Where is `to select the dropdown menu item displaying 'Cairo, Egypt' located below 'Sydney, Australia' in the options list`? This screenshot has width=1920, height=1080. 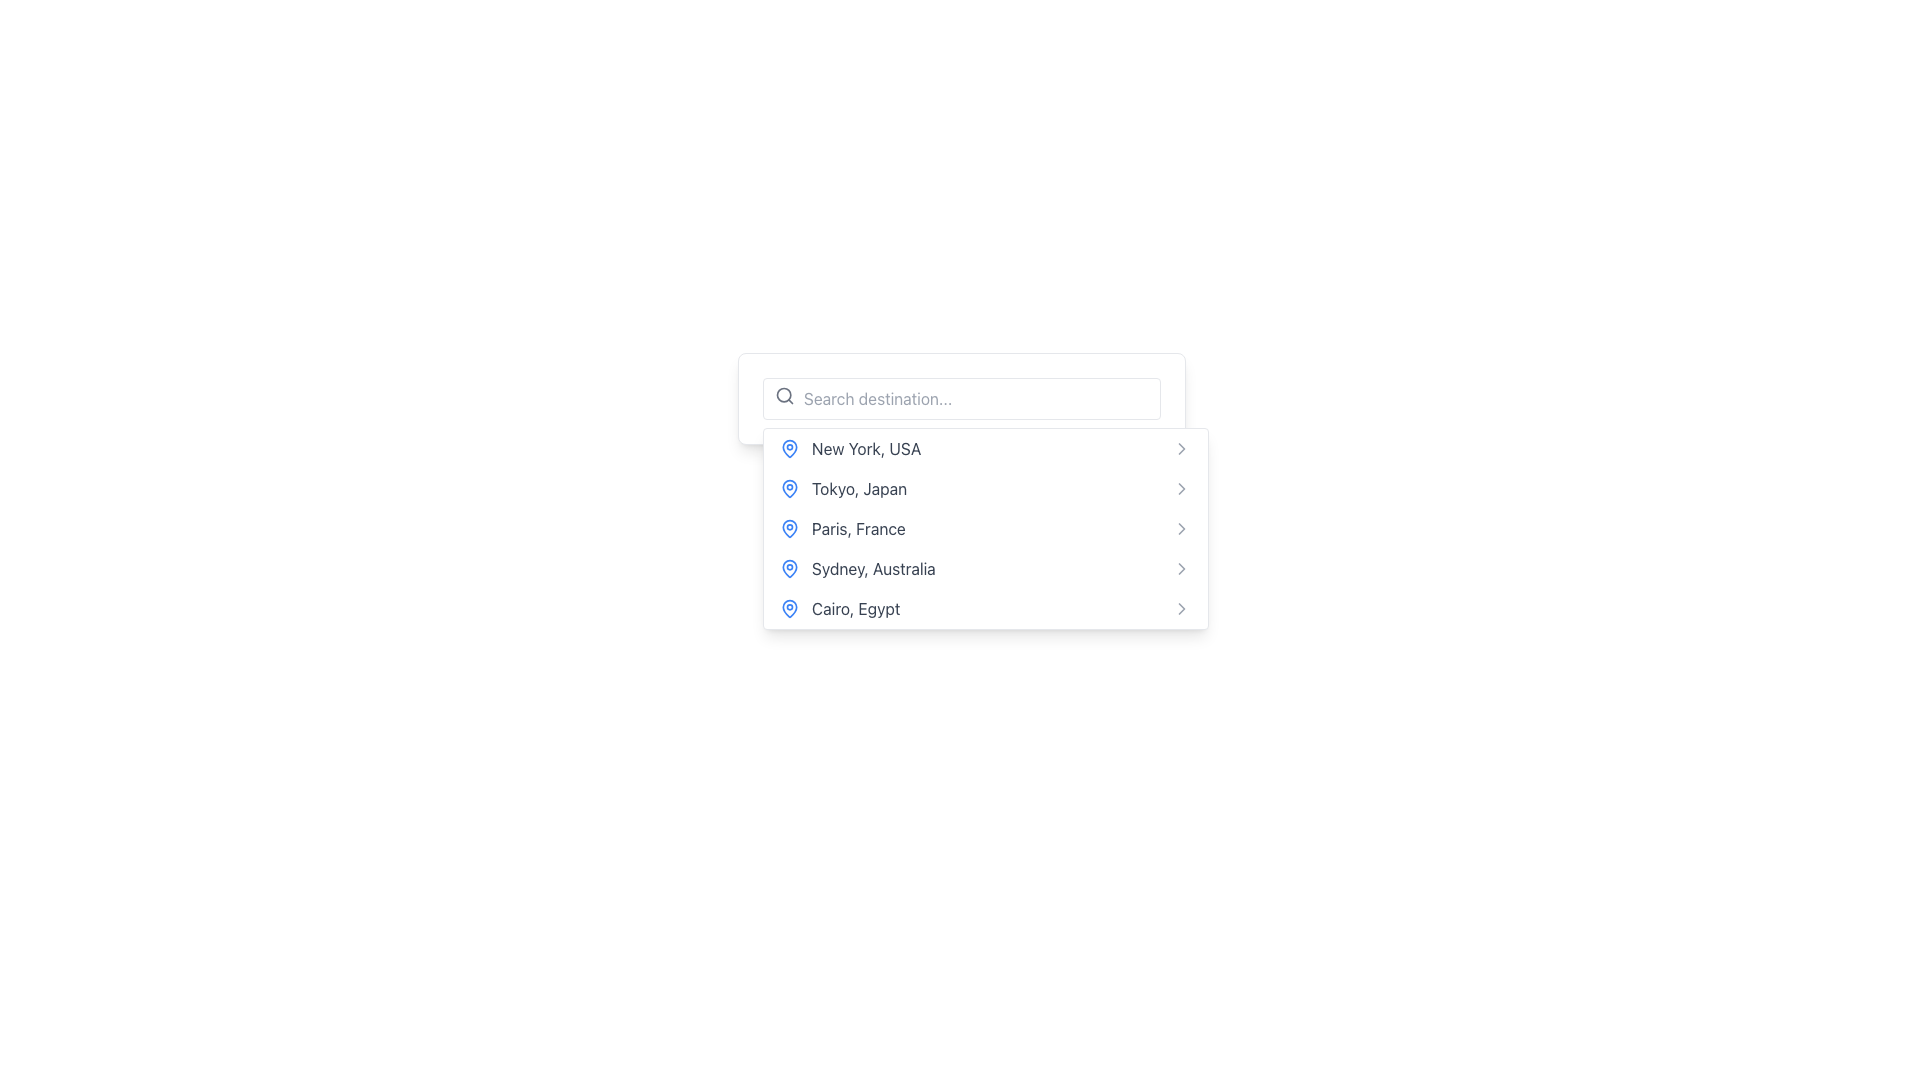
to select the dropdown menu item displaying 'Cairo, Egypt' located below 'Sydney, Australia' in the options list is located at coordinates (840, 608).